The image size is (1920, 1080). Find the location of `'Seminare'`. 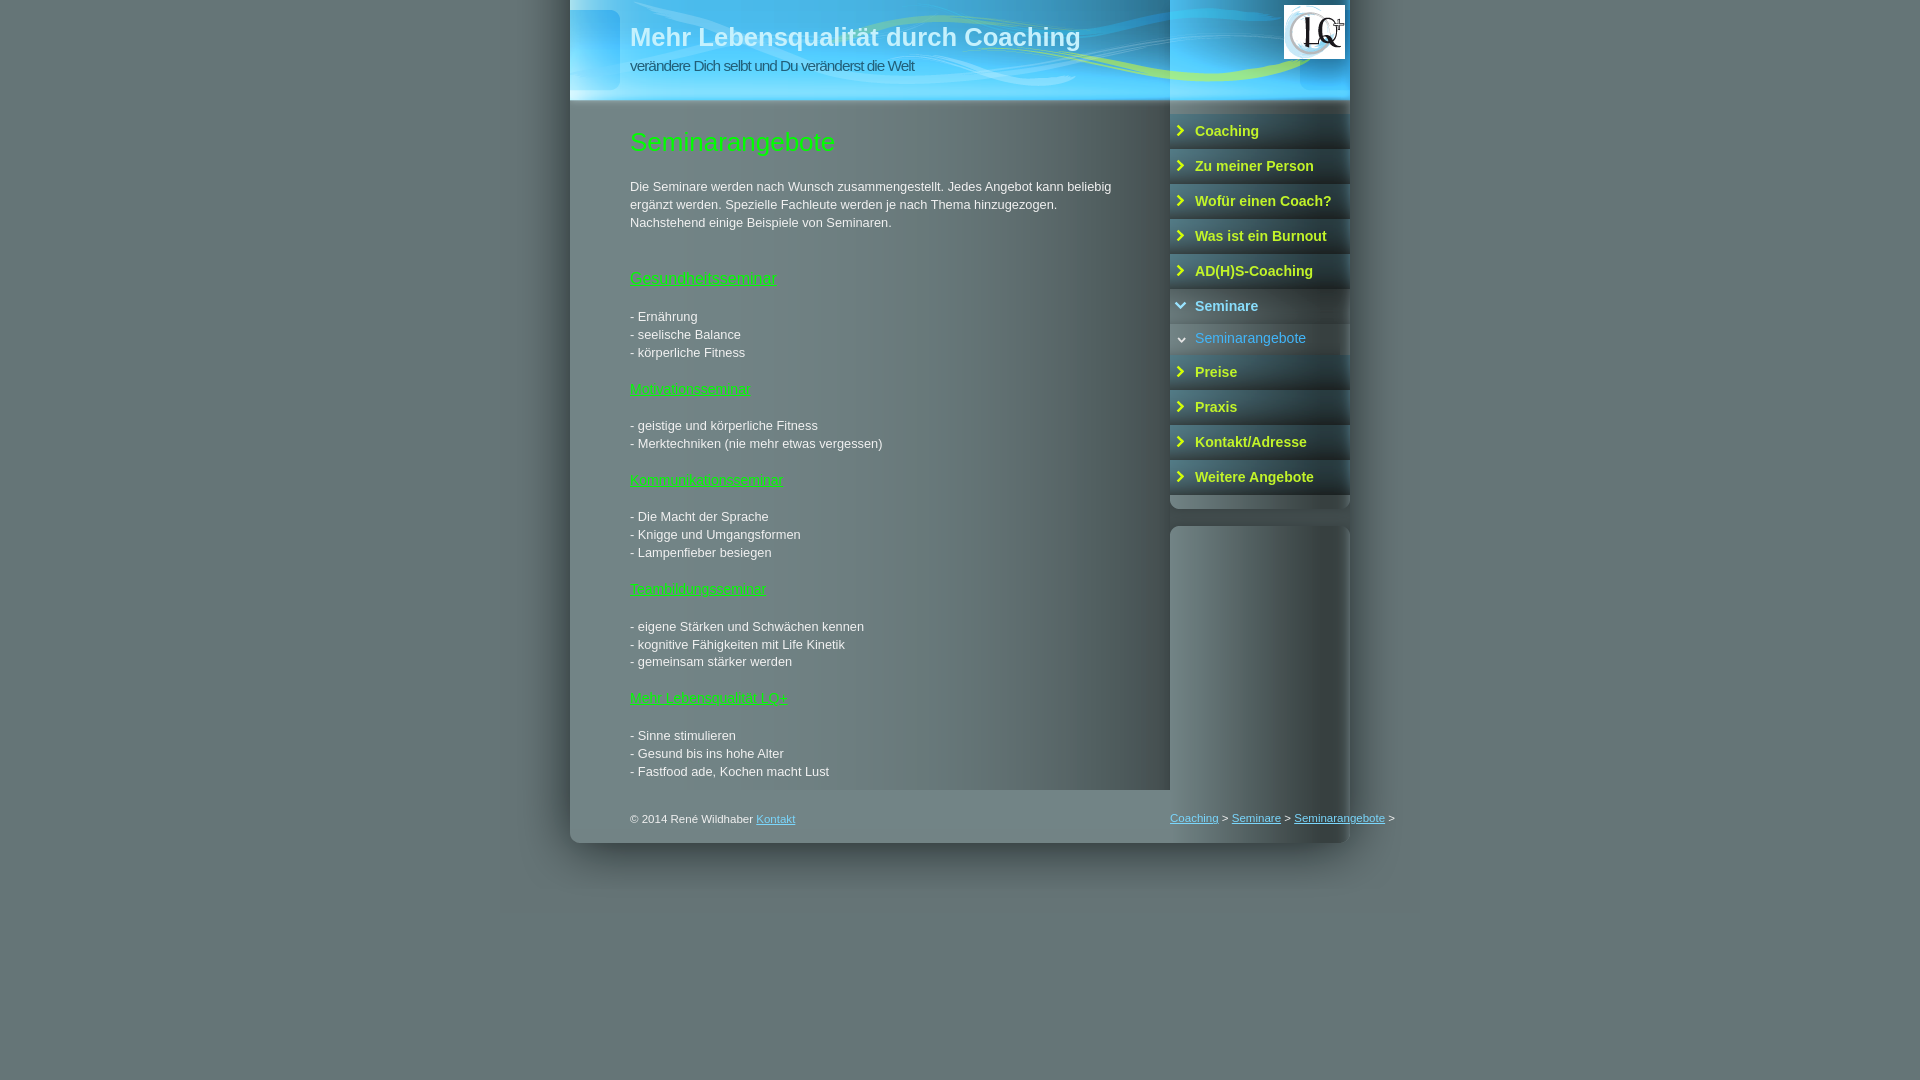

'Seminare' is located at coordinates (1255, 817).